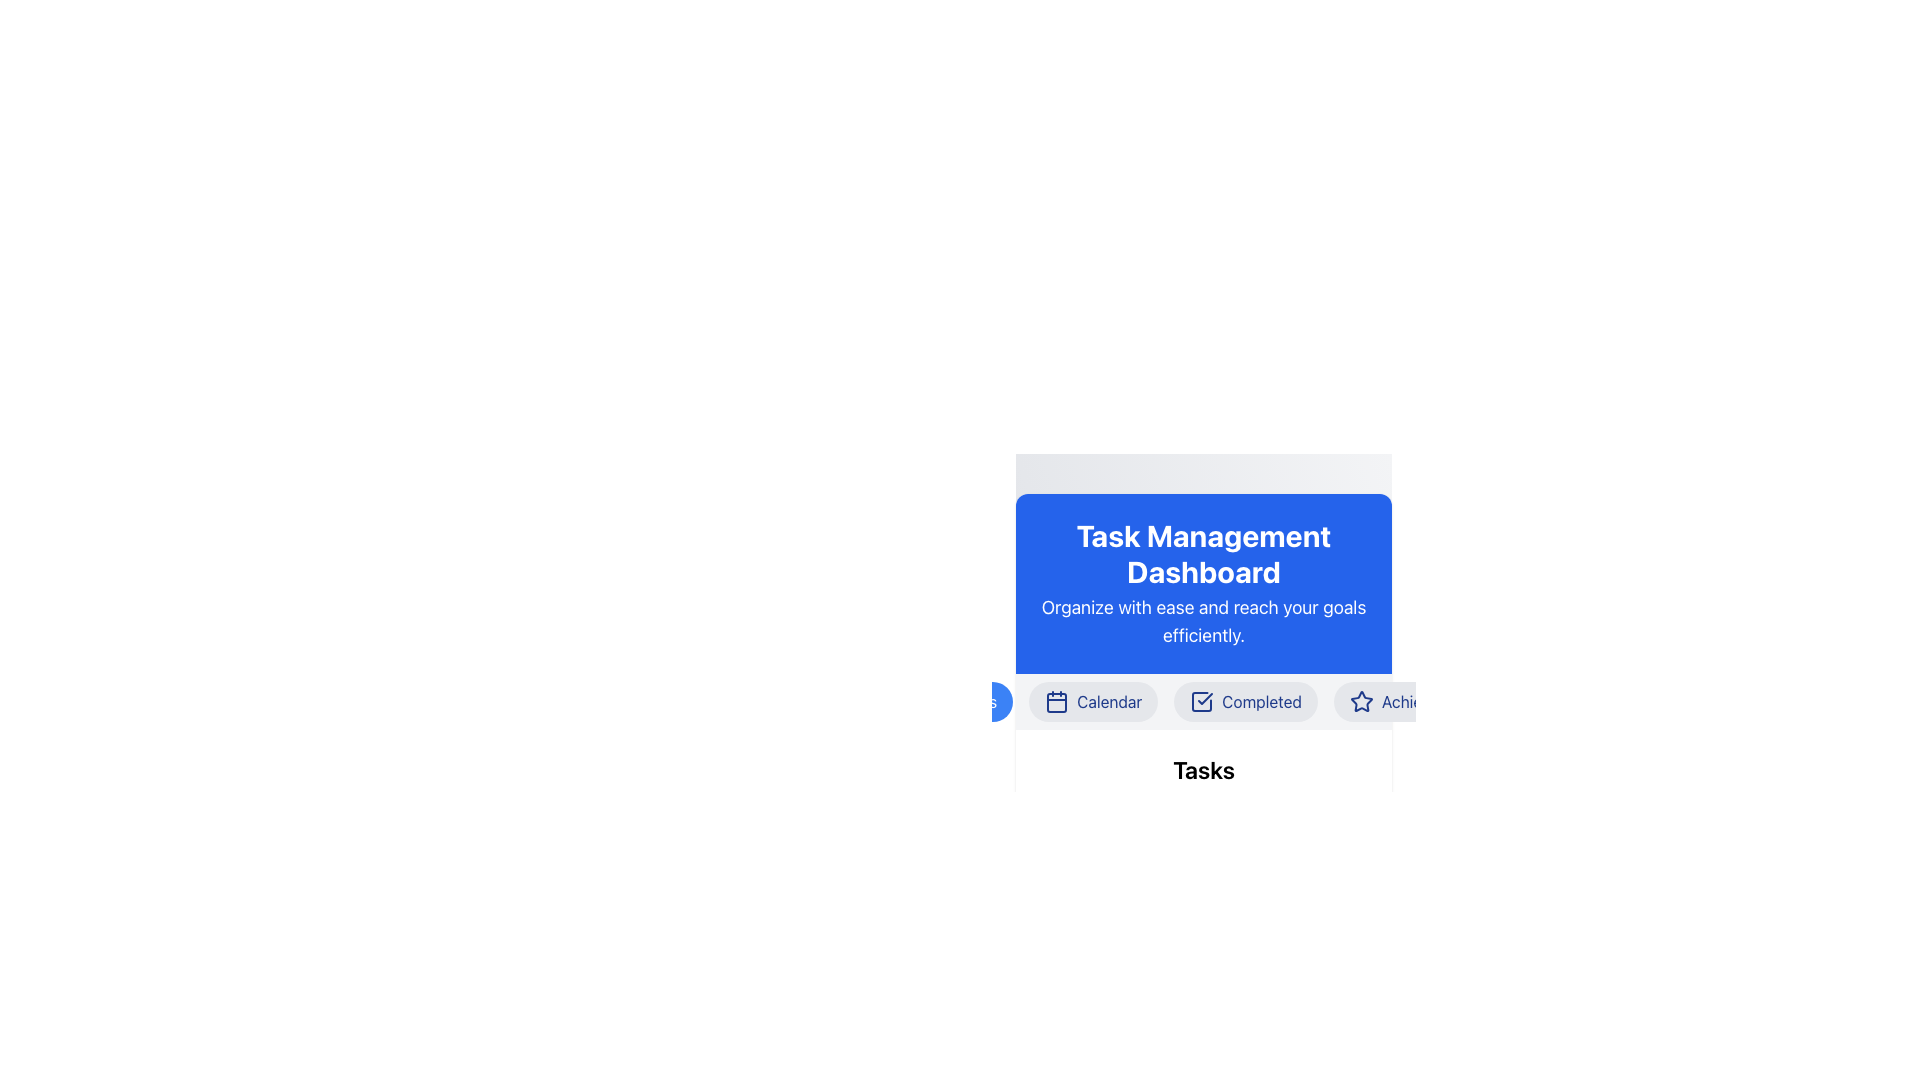  I want to click on the static text label located near the bottom of the central widget, which serves as a title for task management, so click(1203, 769).